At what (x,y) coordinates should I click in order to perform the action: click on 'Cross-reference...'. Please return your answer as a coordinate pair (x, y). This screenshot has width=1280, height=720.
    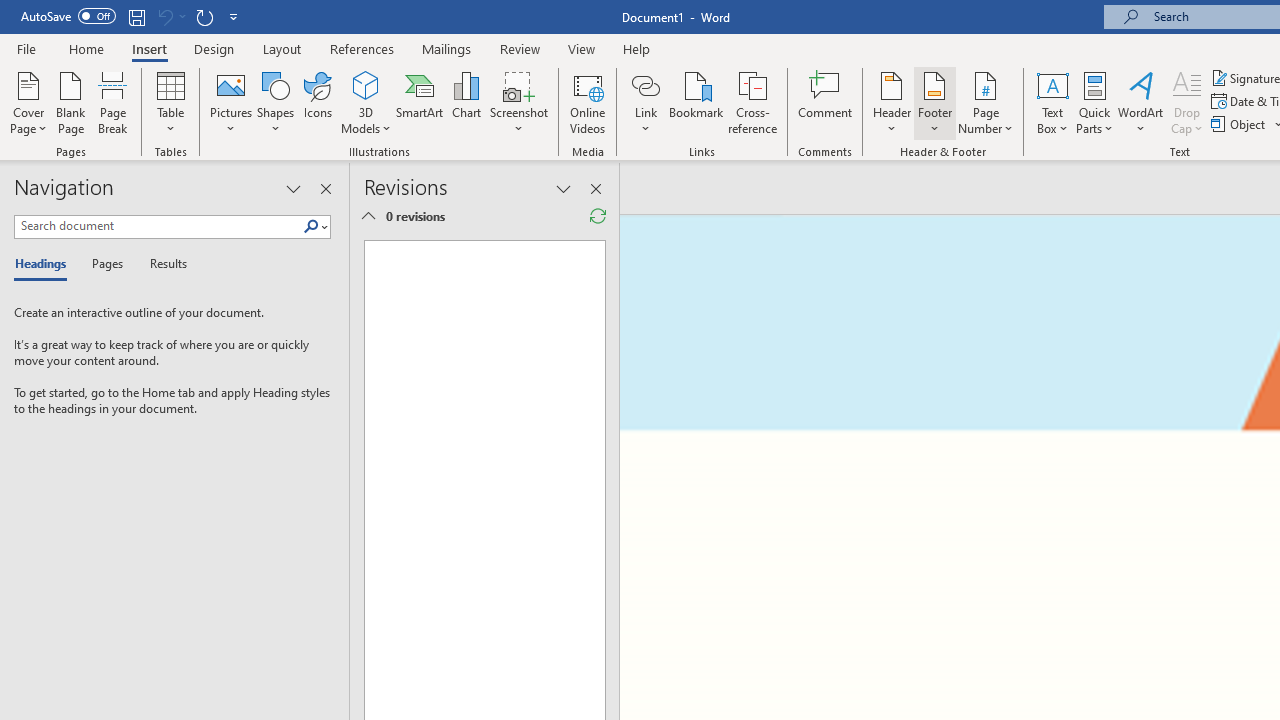
    Looking at the image, I should click on (751, 103).